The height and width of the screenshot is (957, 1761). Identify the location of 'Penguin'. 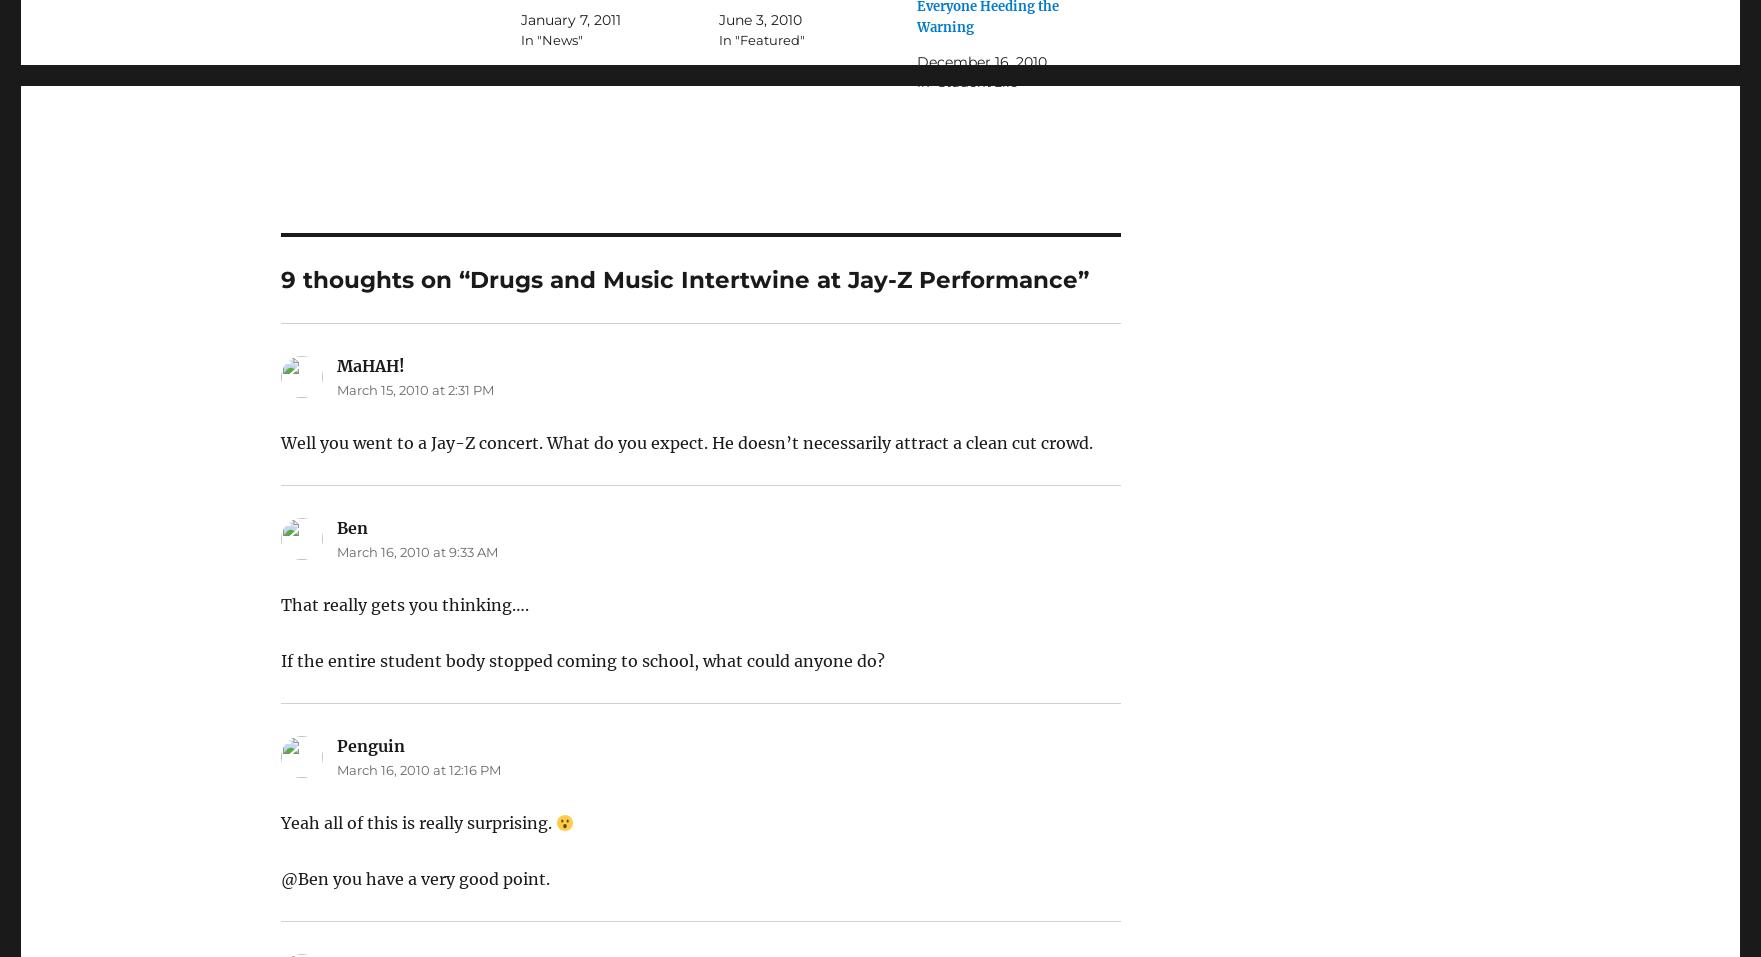
(368, 745).